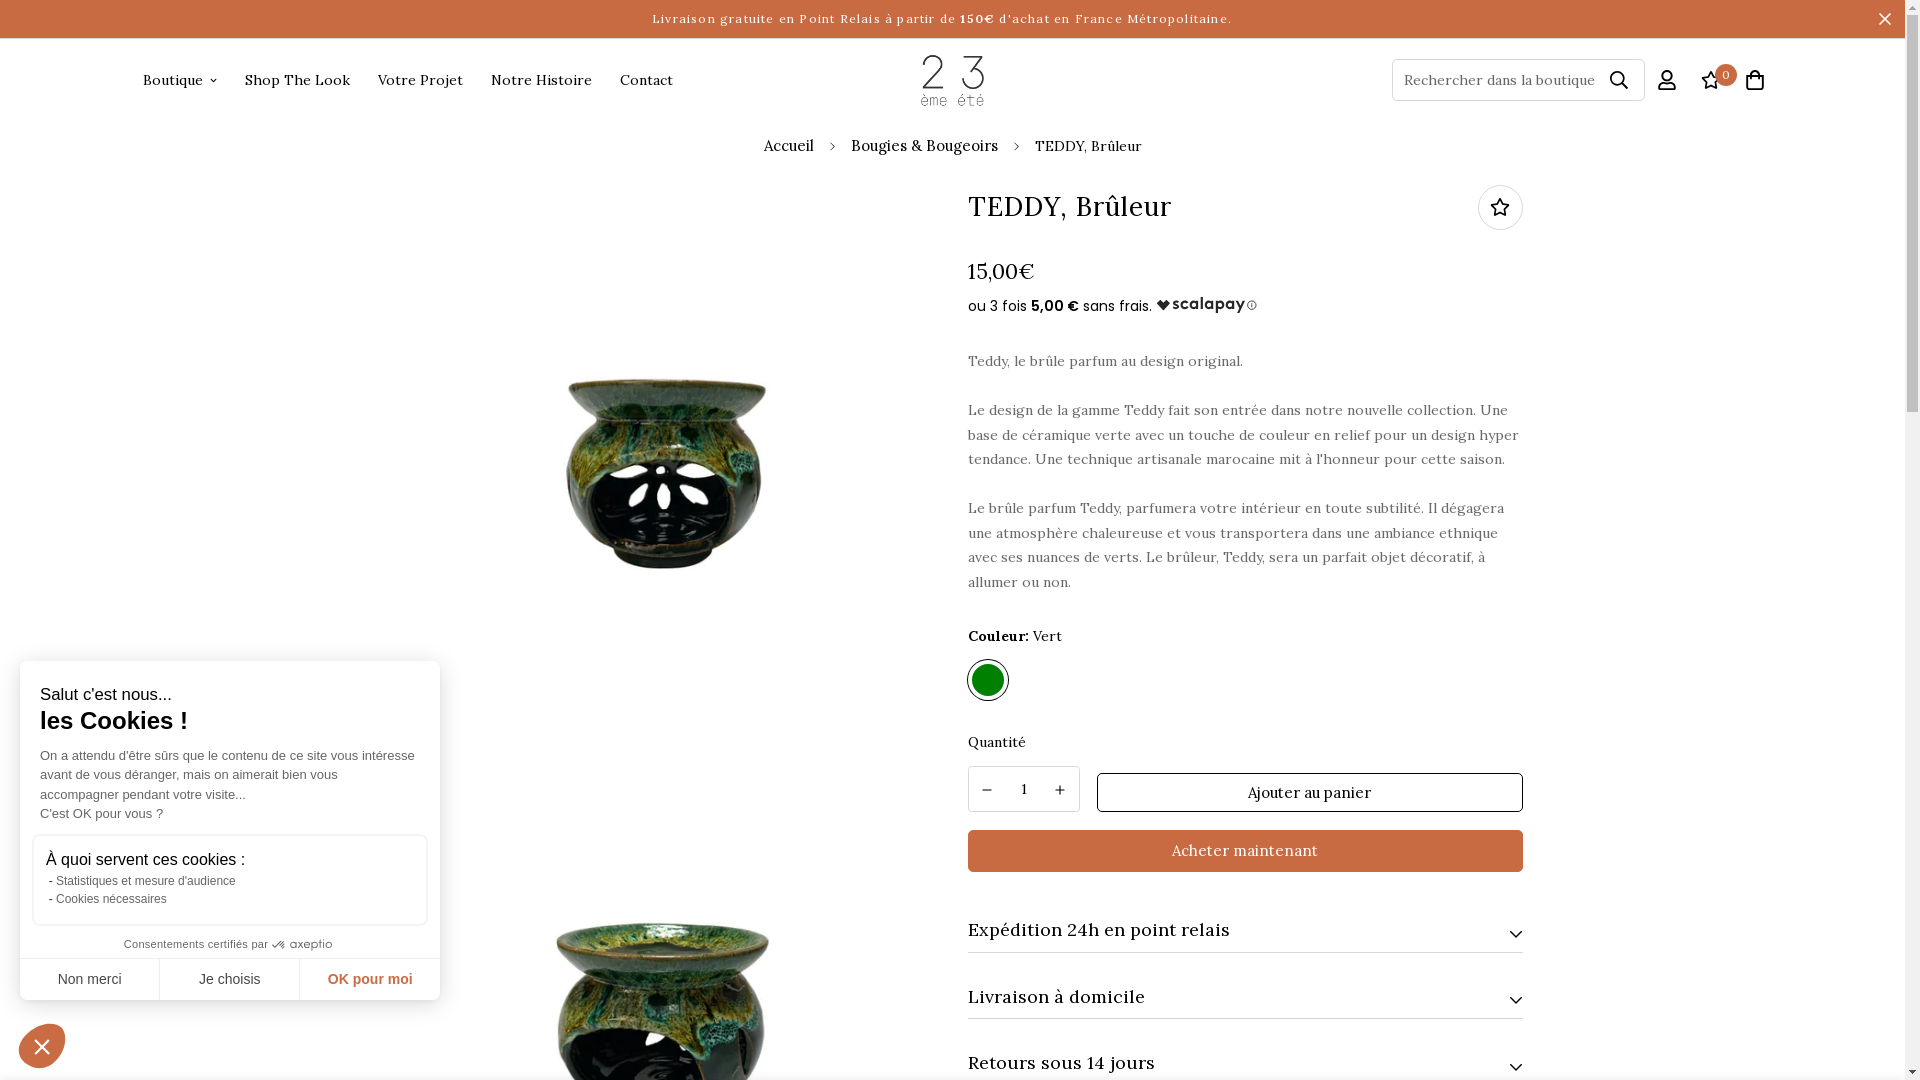 This screenshot has height=1080, width=1920. Describe the element at coordinates (540, 79) in the screenshot. I see `'Notre Histoire'` at that location.